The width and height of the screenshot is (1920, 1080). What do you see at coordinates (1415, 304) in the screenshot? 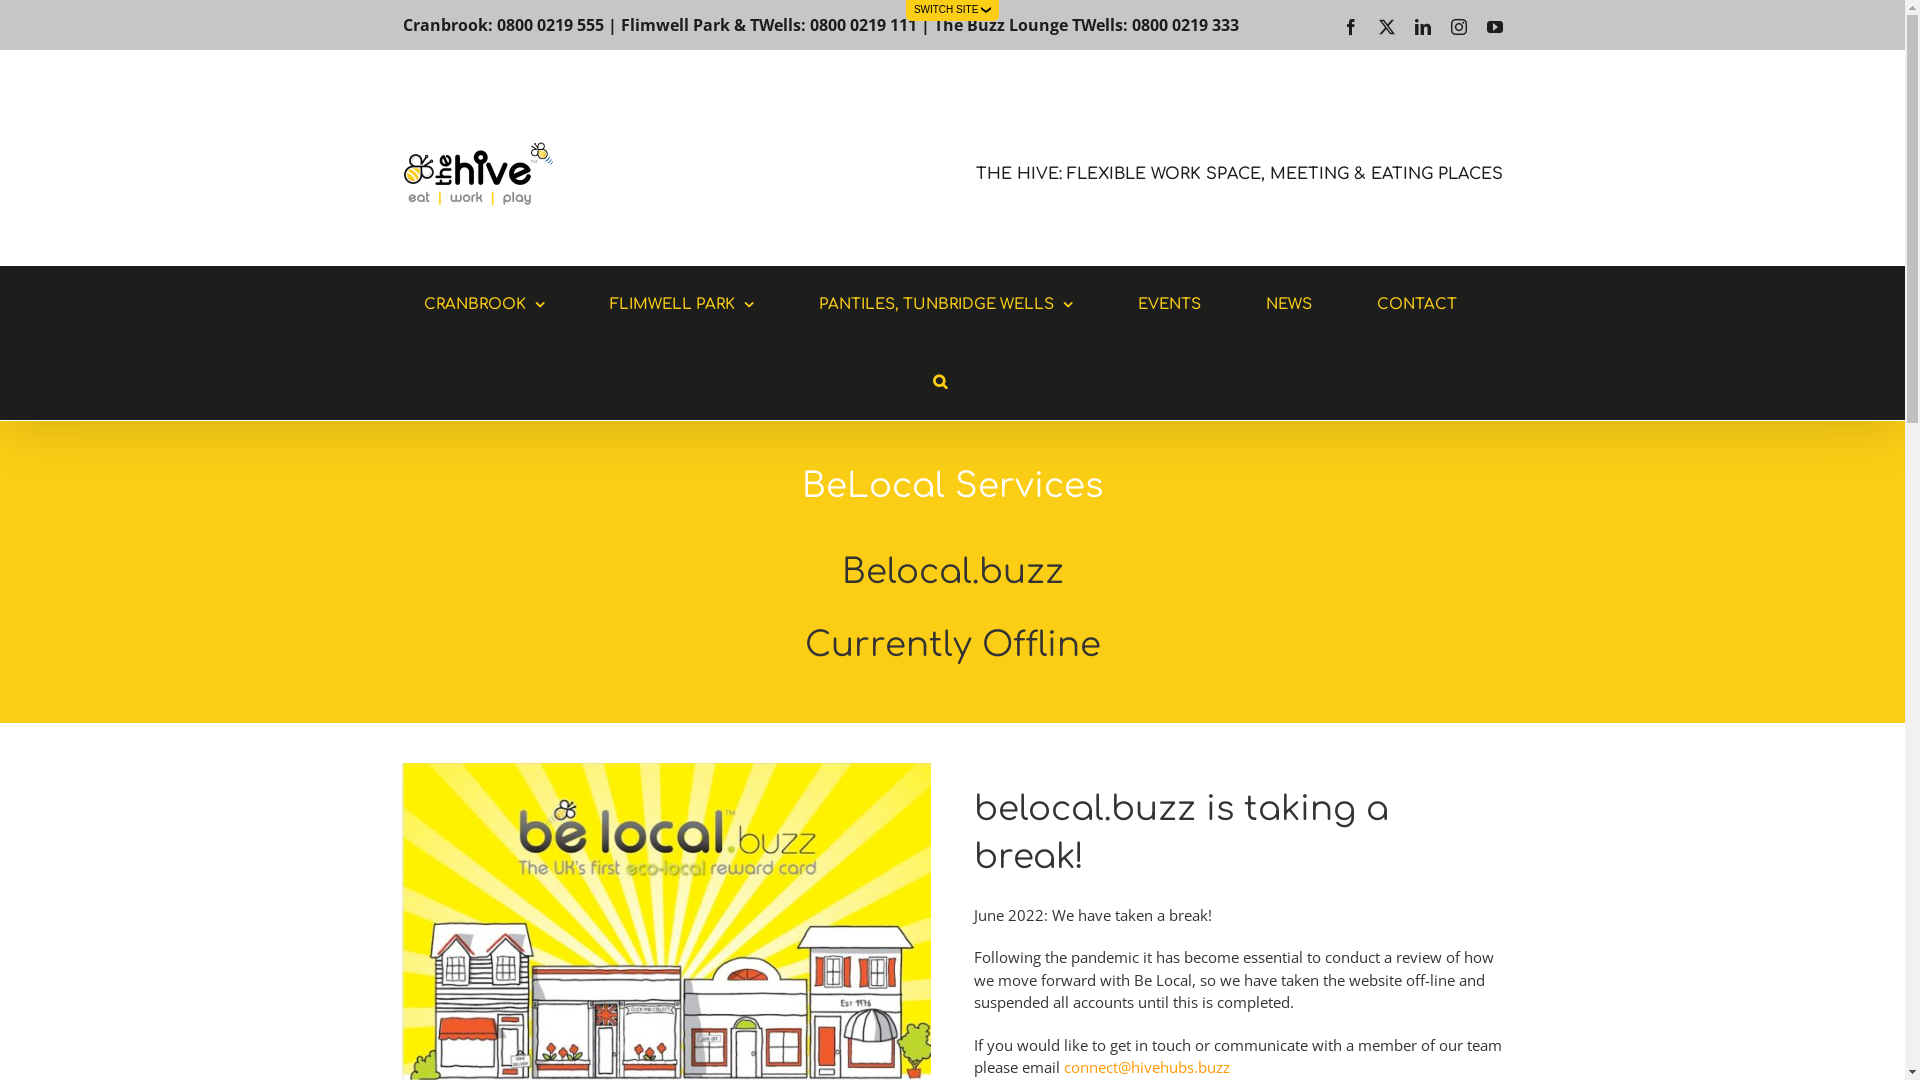
I see `'CONTACT'` at bounding box center [1415, 304].